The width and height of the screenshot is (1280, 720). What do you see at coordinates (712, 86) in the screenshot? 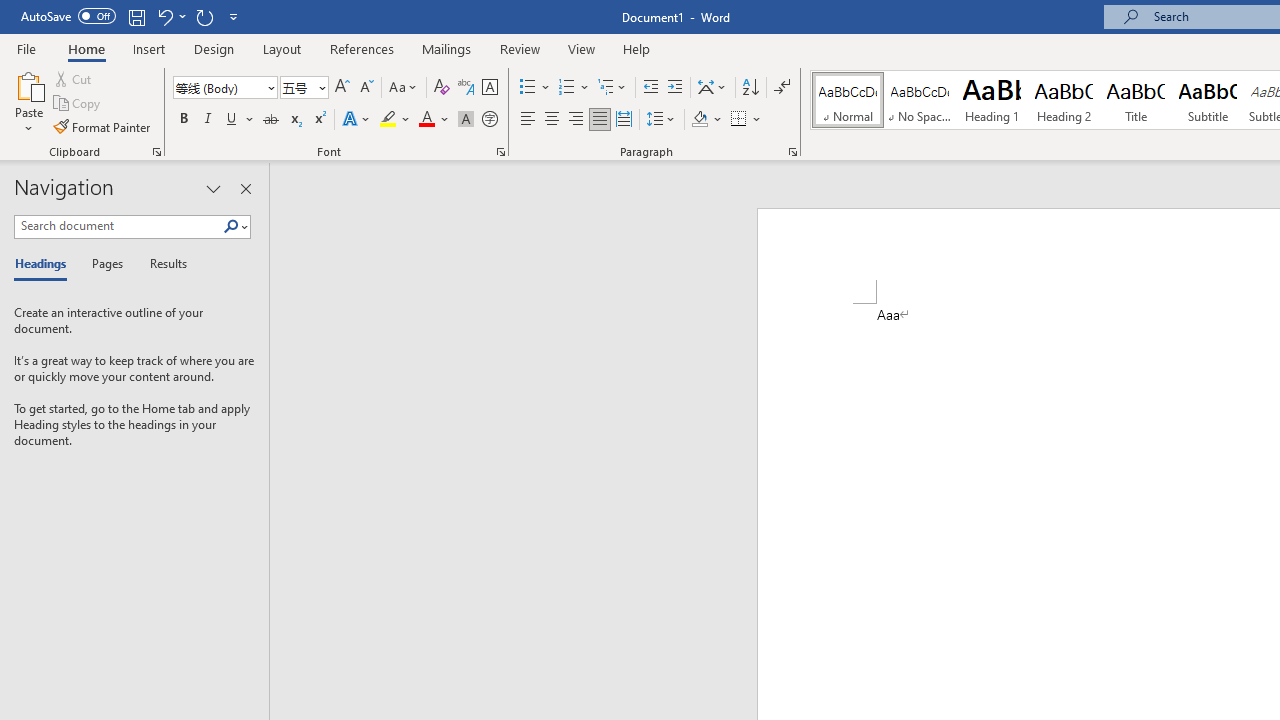
I see `'Asian Layout'` at bounding box center [712, 86].